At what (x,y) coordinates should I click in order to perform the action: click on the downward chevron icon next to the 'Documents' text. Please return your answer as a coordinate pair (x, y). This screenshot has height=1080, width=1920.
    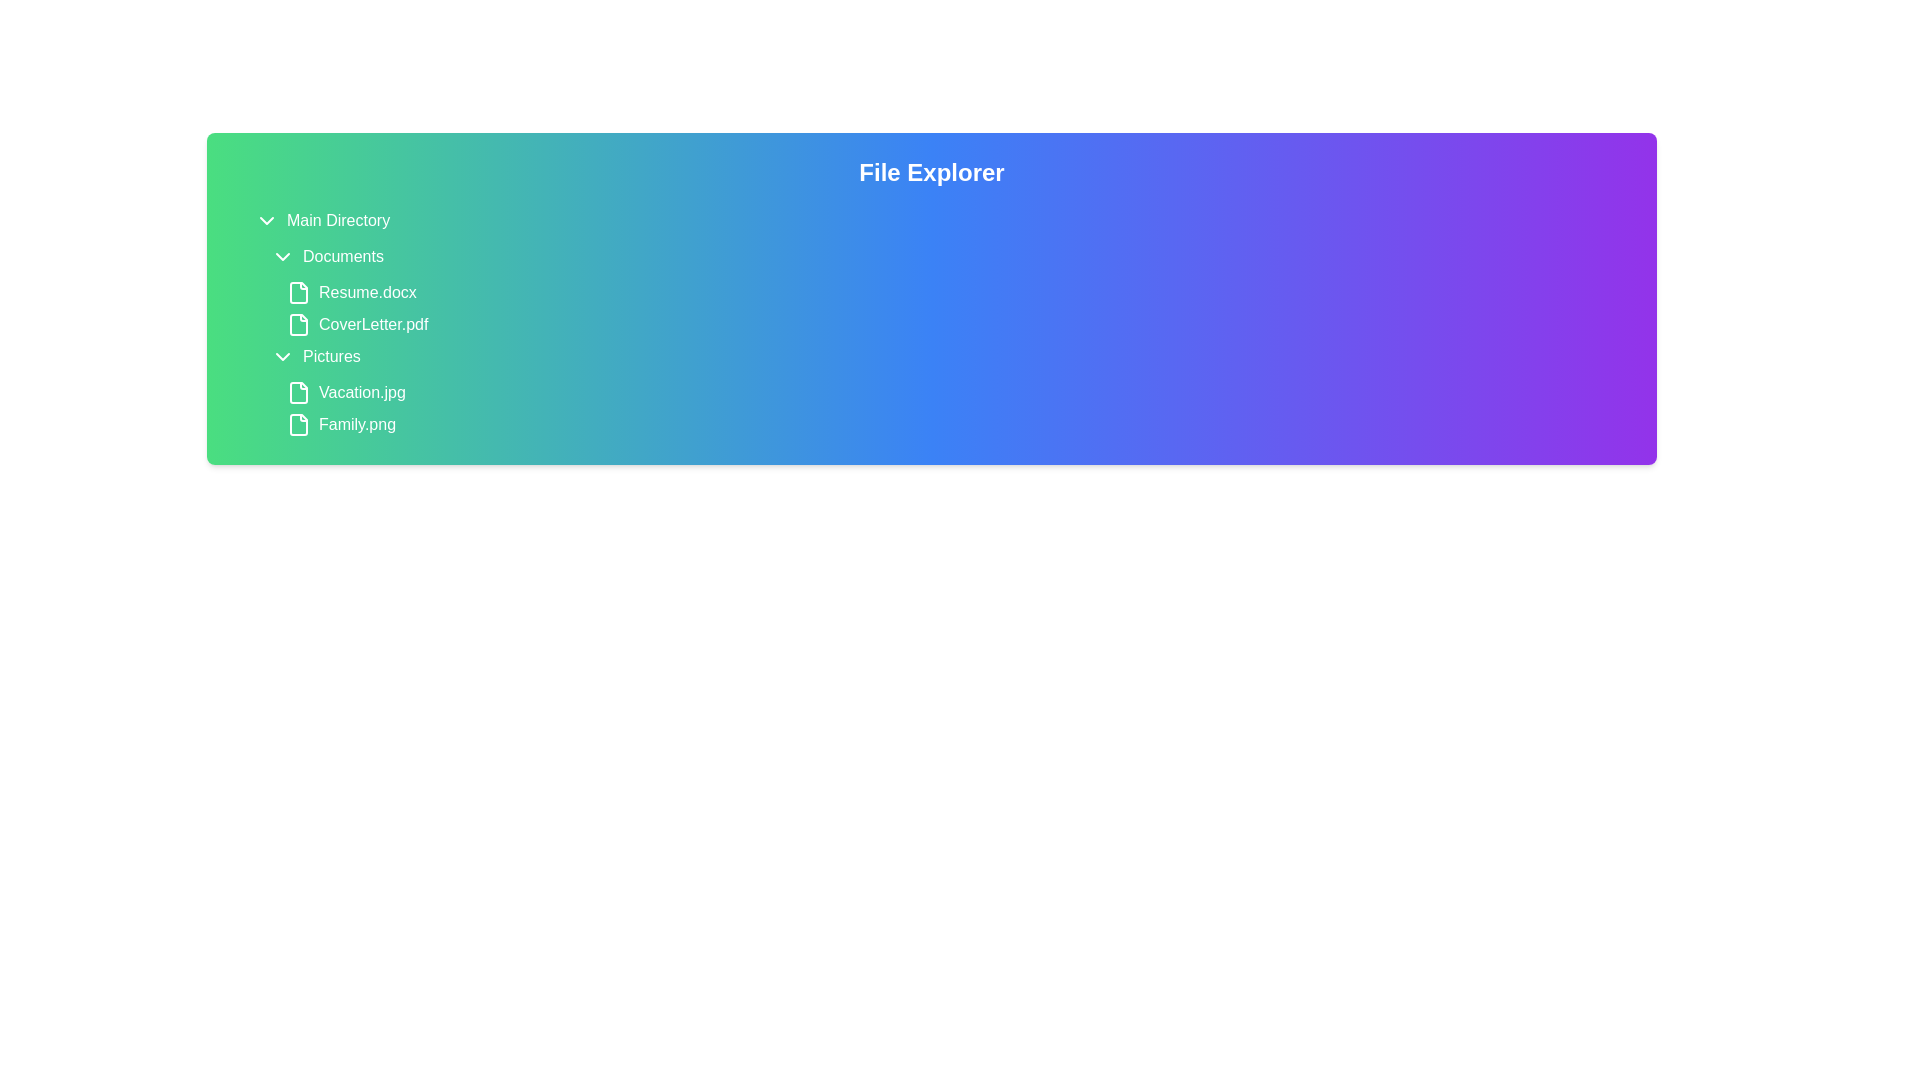
    Looking at the image, I should click on (282, 256).